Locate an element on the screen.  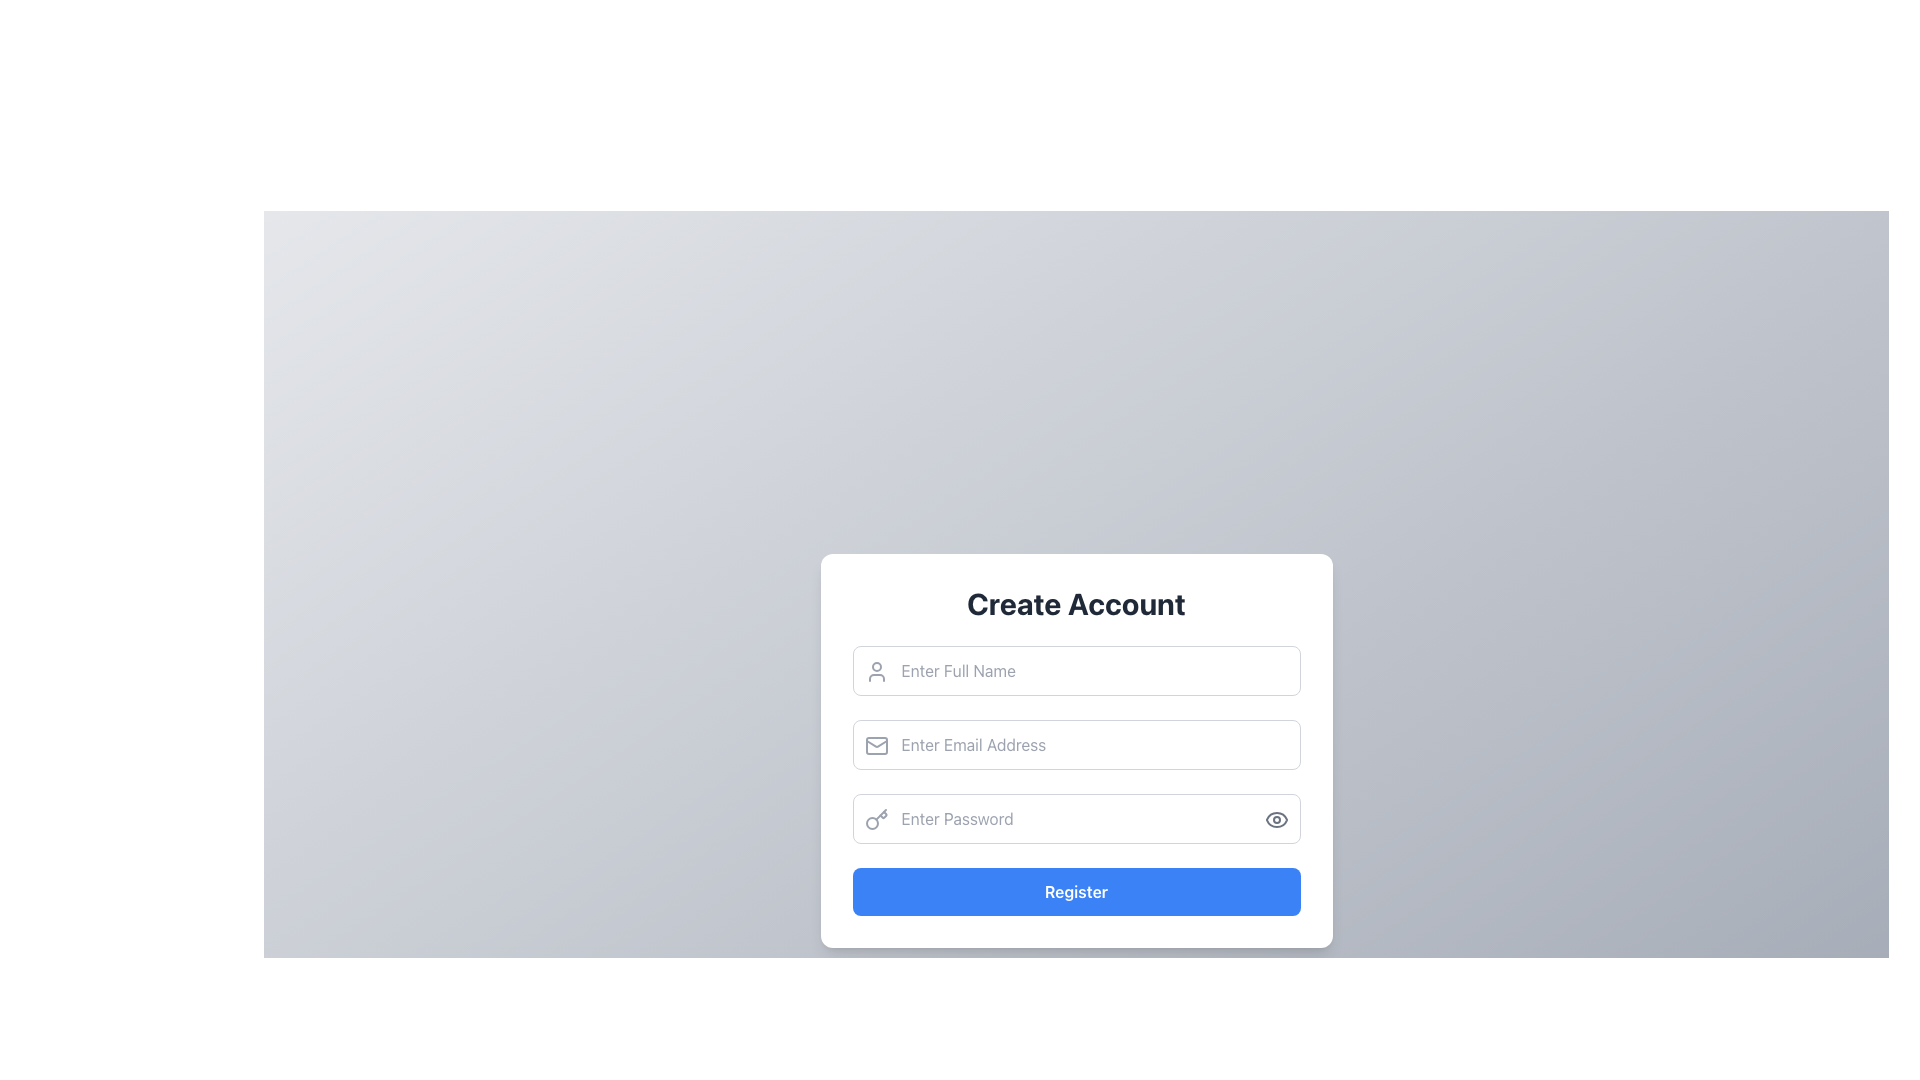
the 'Register' button, which is a rectangular button with a blue background and bold white text, to trigger its visual change is located at coordinates (1075, 890).